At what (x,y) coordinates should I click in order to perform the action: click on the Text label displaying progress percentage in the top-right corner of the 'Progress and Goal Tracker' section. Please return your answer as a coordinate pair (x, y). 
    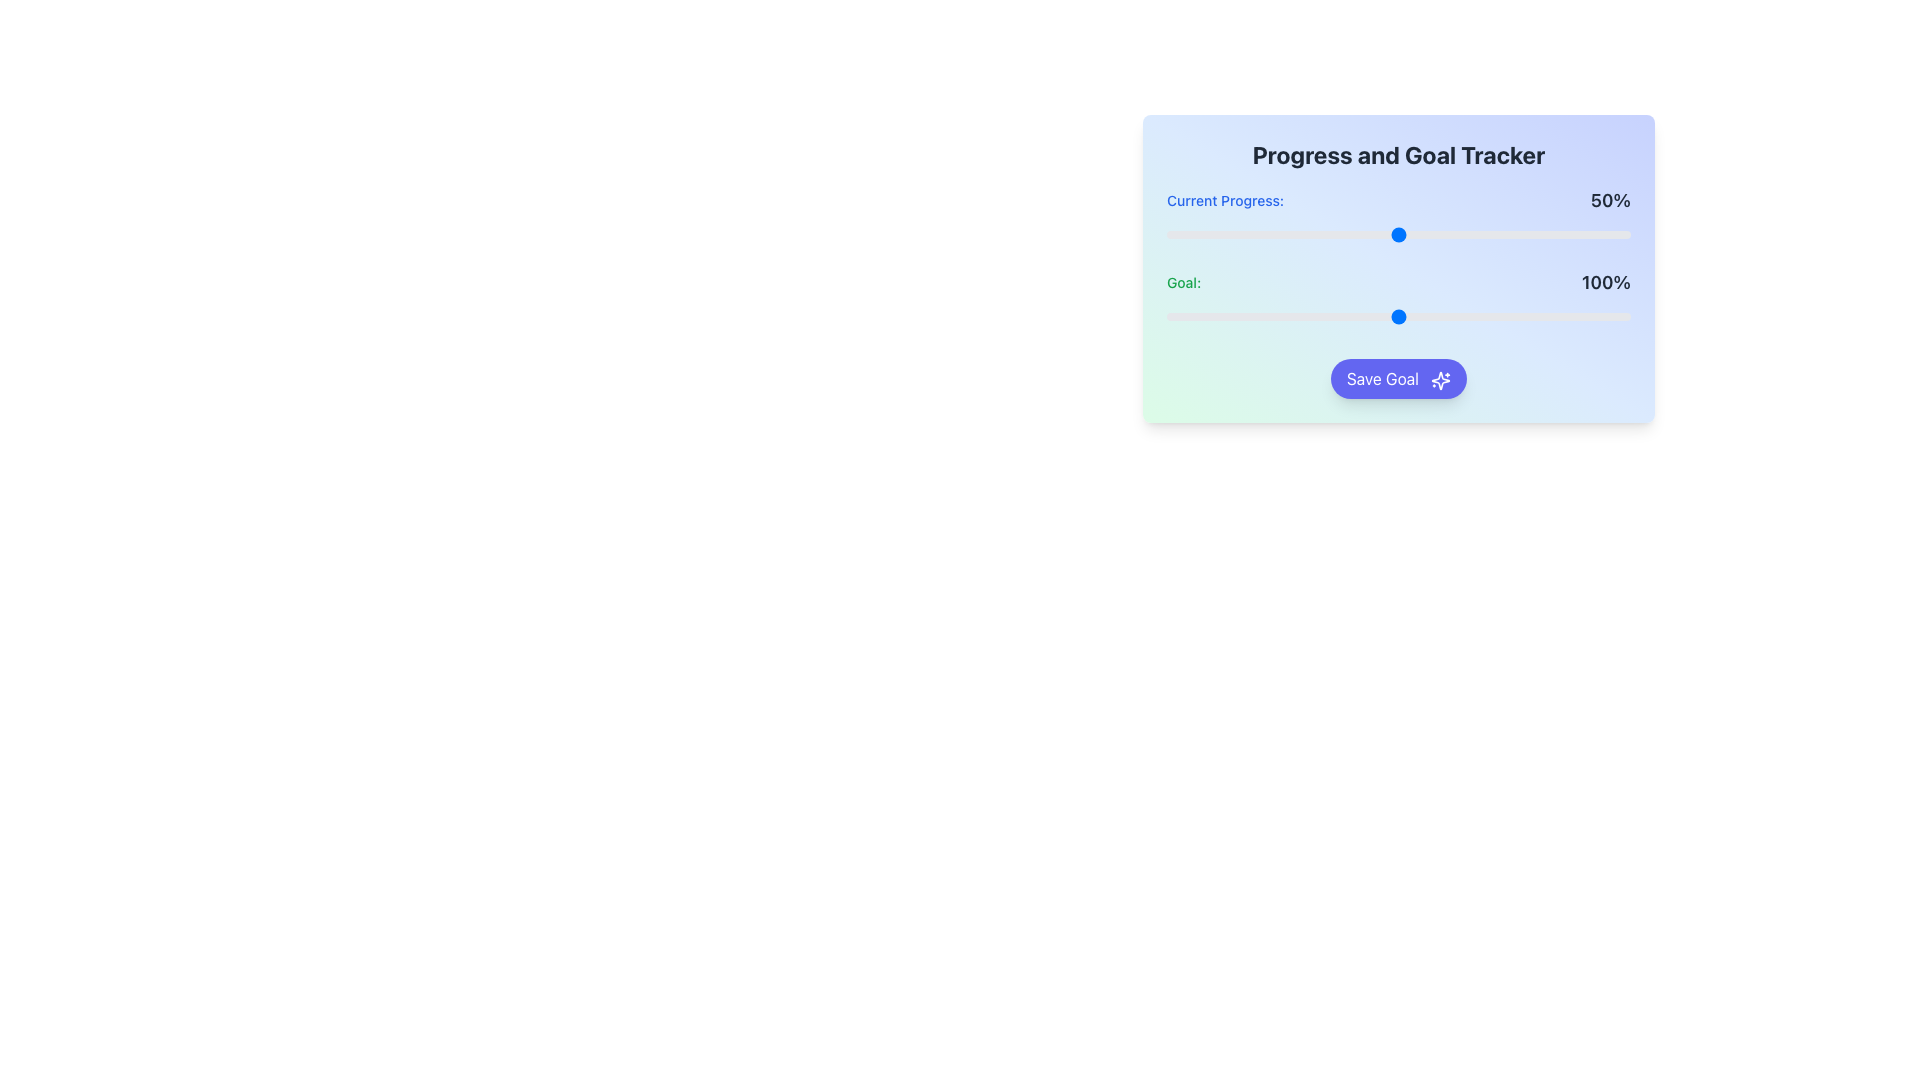
    Looking at the image, I should click on (1610, 200).